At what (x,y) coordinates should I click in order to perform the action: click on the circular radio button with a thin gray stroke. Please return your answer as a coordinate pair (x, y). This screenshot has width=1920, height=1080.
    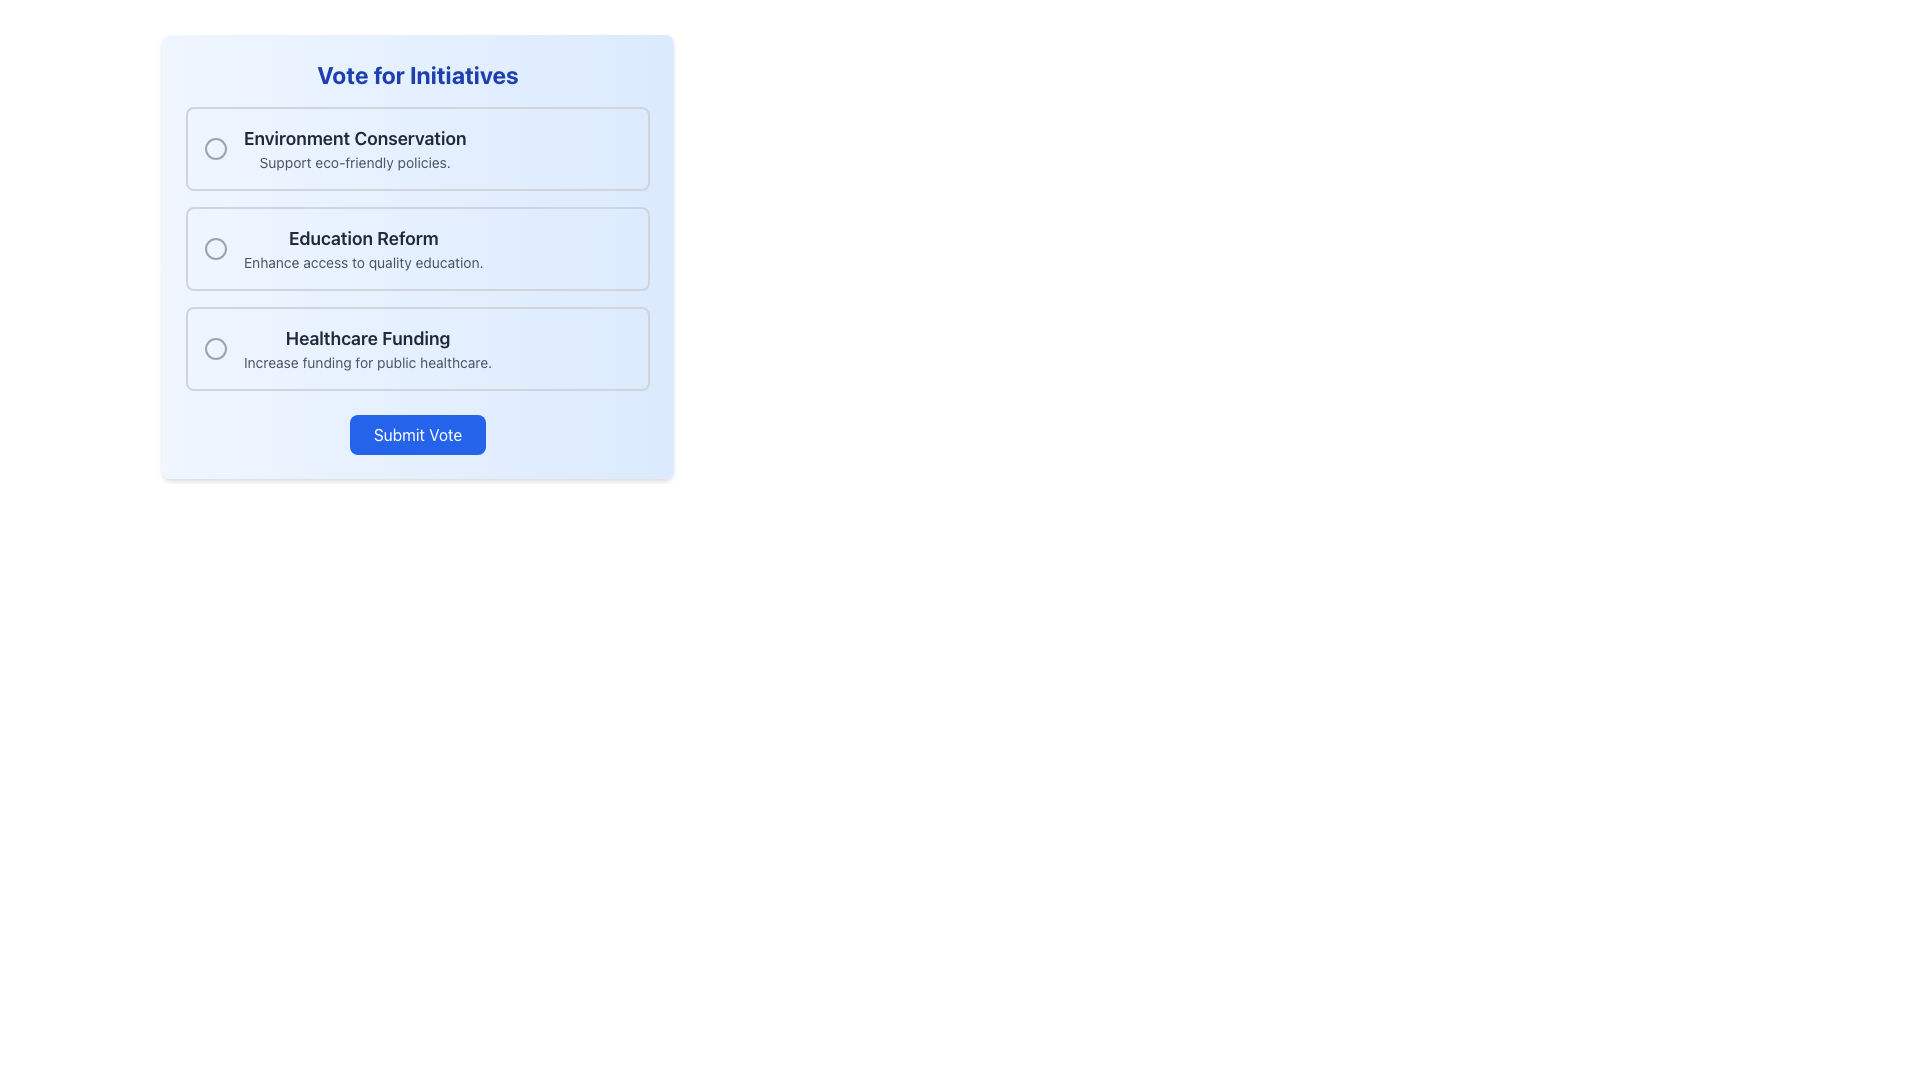
    Looking at the image, I should click on (216, 347).